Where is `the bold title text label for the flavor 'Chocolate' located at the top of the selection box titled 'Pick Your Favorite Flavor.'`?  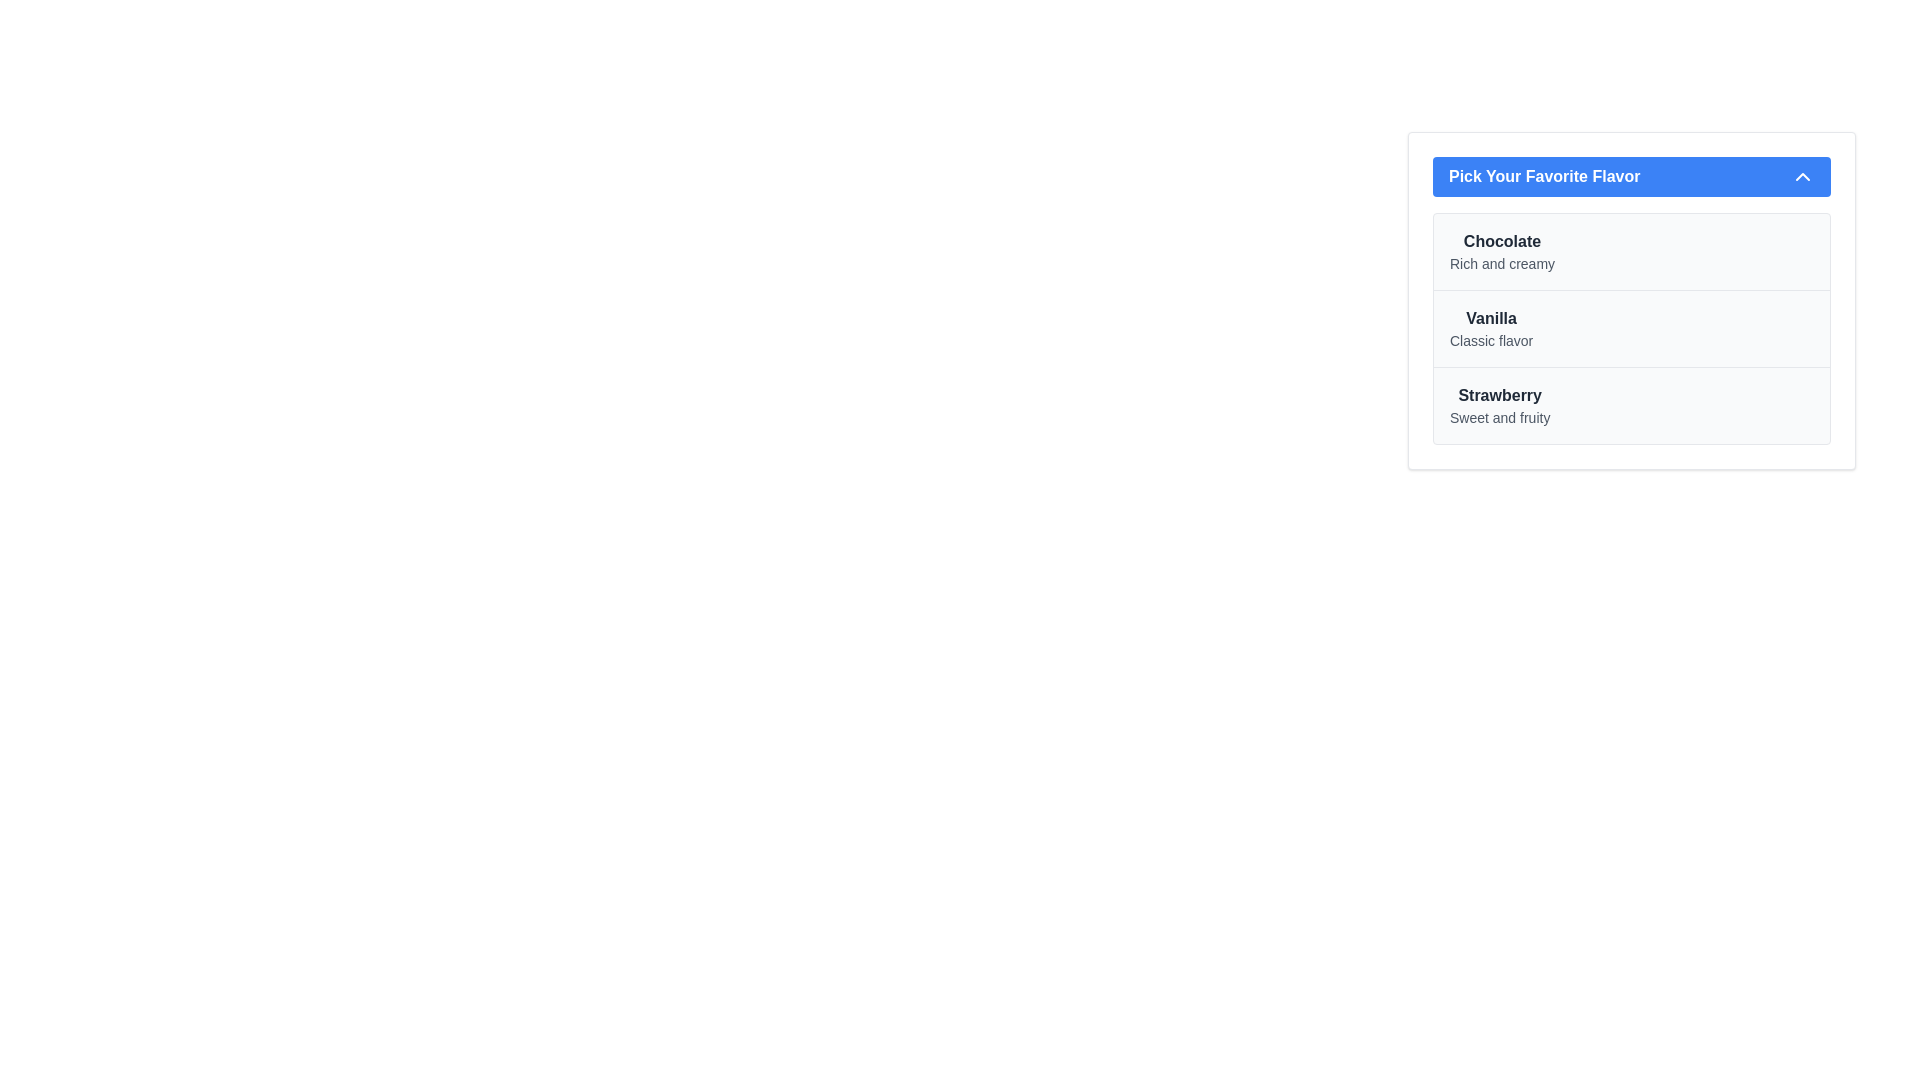
the bold title text label for the flavor 'Chocolate' located at the top of the selection box titled 'Pick Your Favorite Flavor.' is located at coordinates (1502, 241).